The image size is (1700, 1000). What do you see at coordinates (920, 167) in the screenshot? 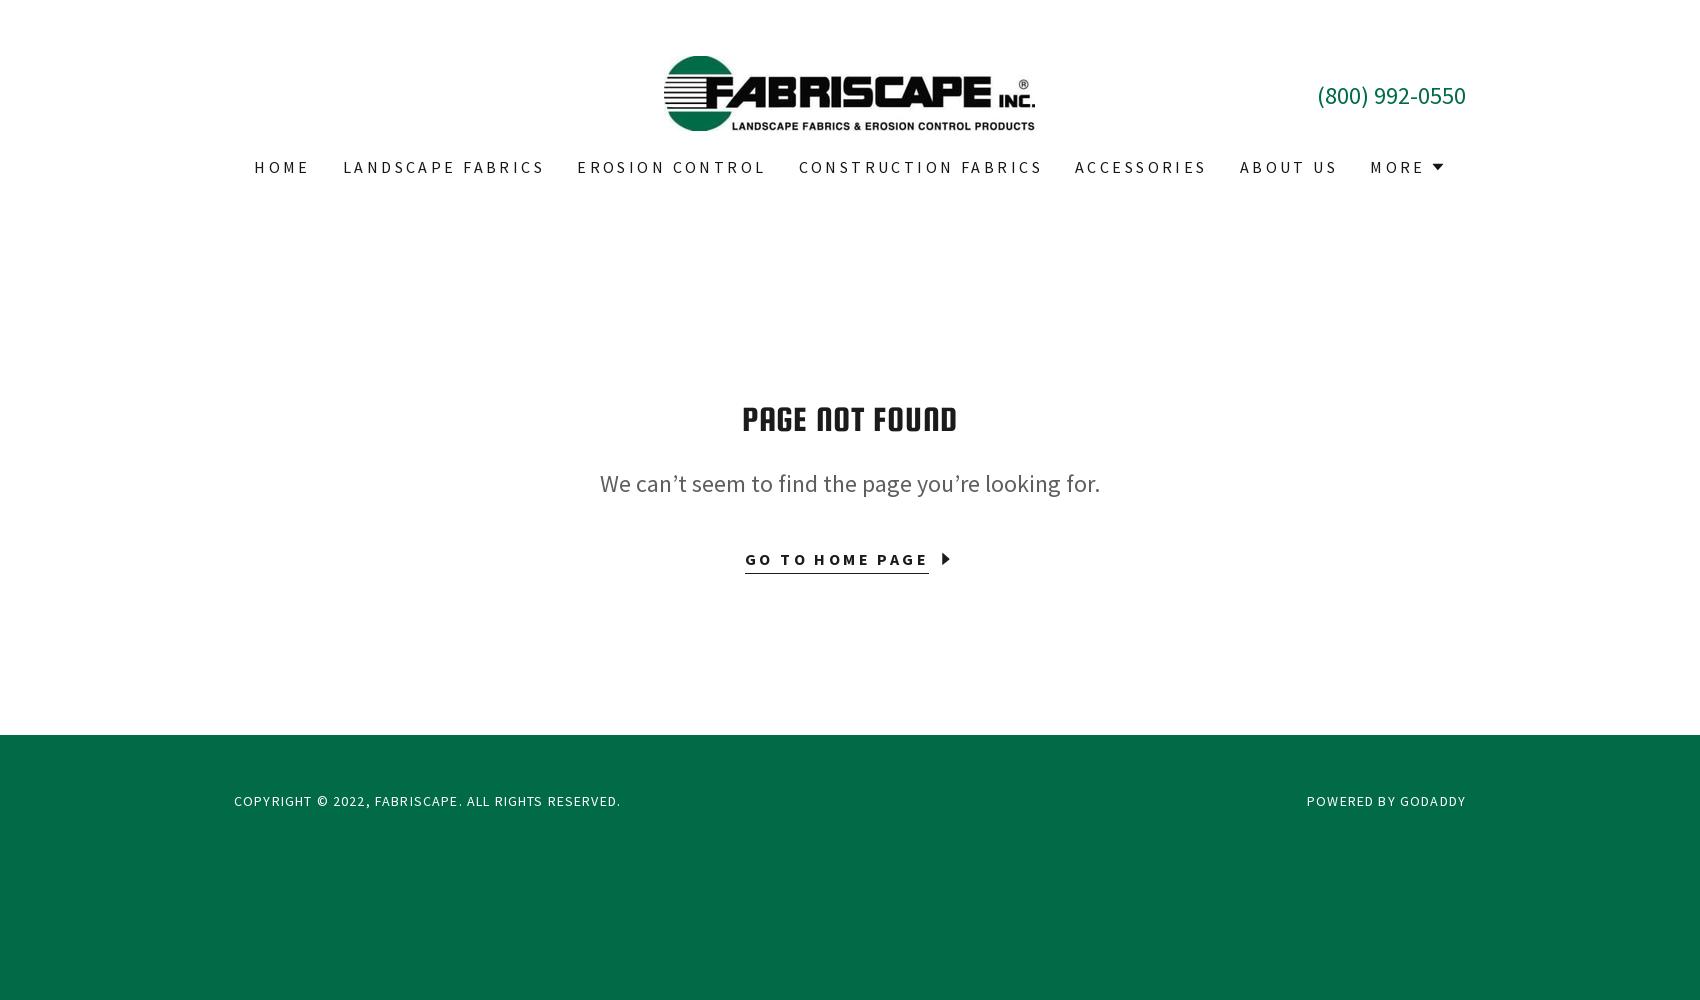
I see `'Construction Fabrics'` at bounding box center [920, 167].